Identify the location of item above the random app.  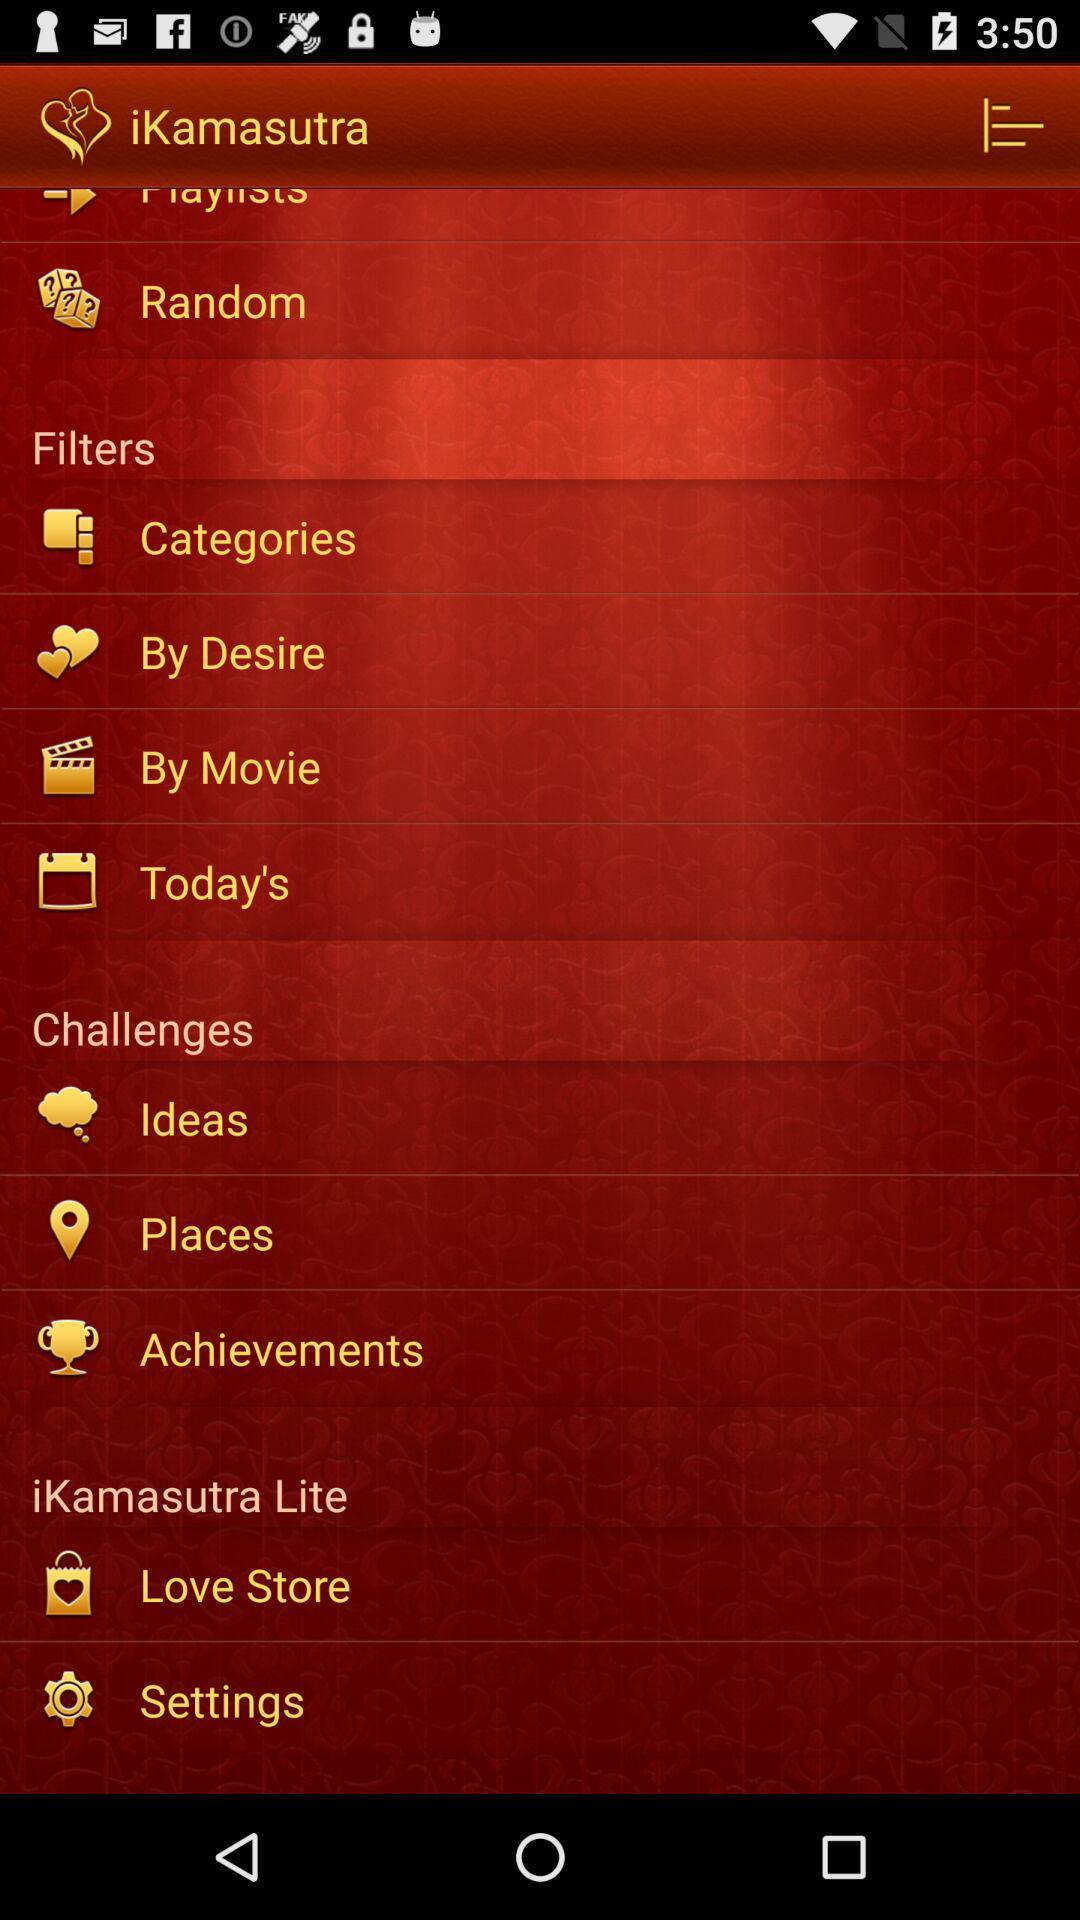
(595, 202).